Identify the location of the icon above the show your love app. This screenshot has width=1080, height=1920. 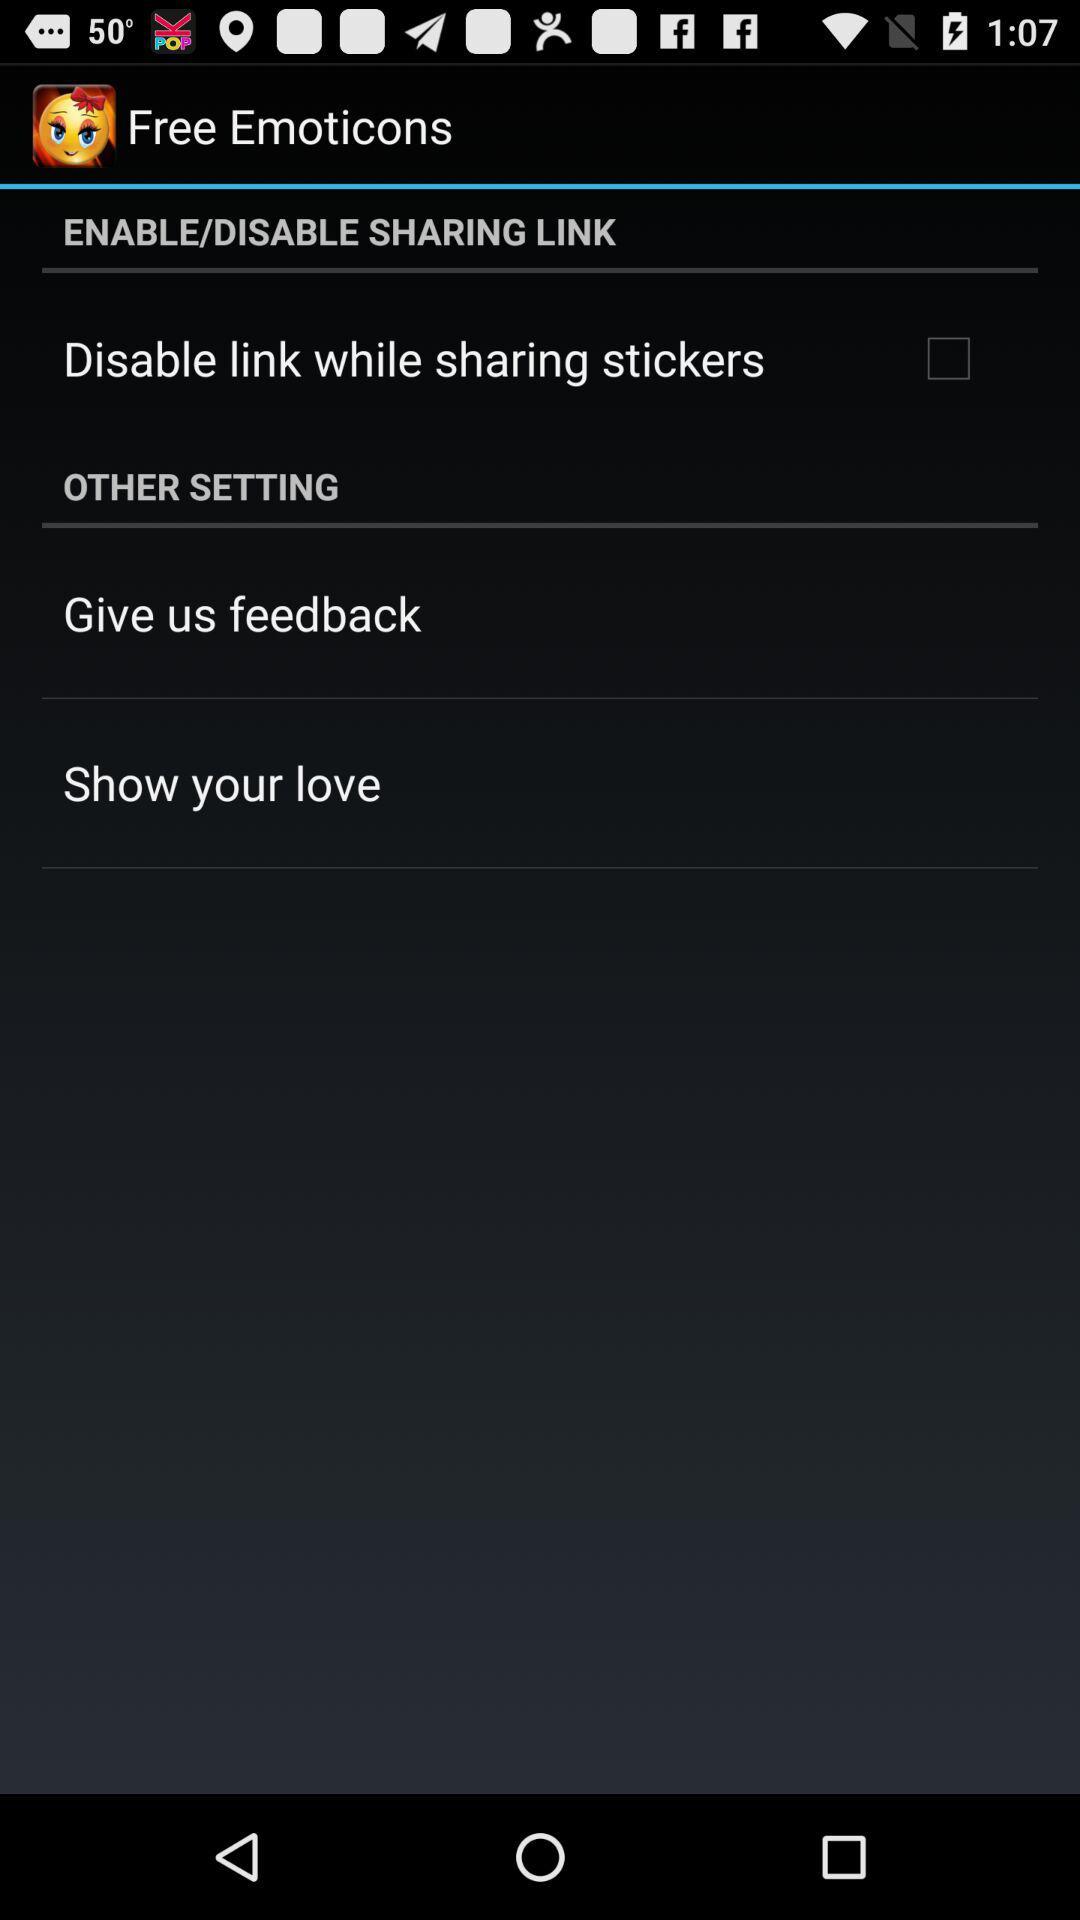
(241, 612).